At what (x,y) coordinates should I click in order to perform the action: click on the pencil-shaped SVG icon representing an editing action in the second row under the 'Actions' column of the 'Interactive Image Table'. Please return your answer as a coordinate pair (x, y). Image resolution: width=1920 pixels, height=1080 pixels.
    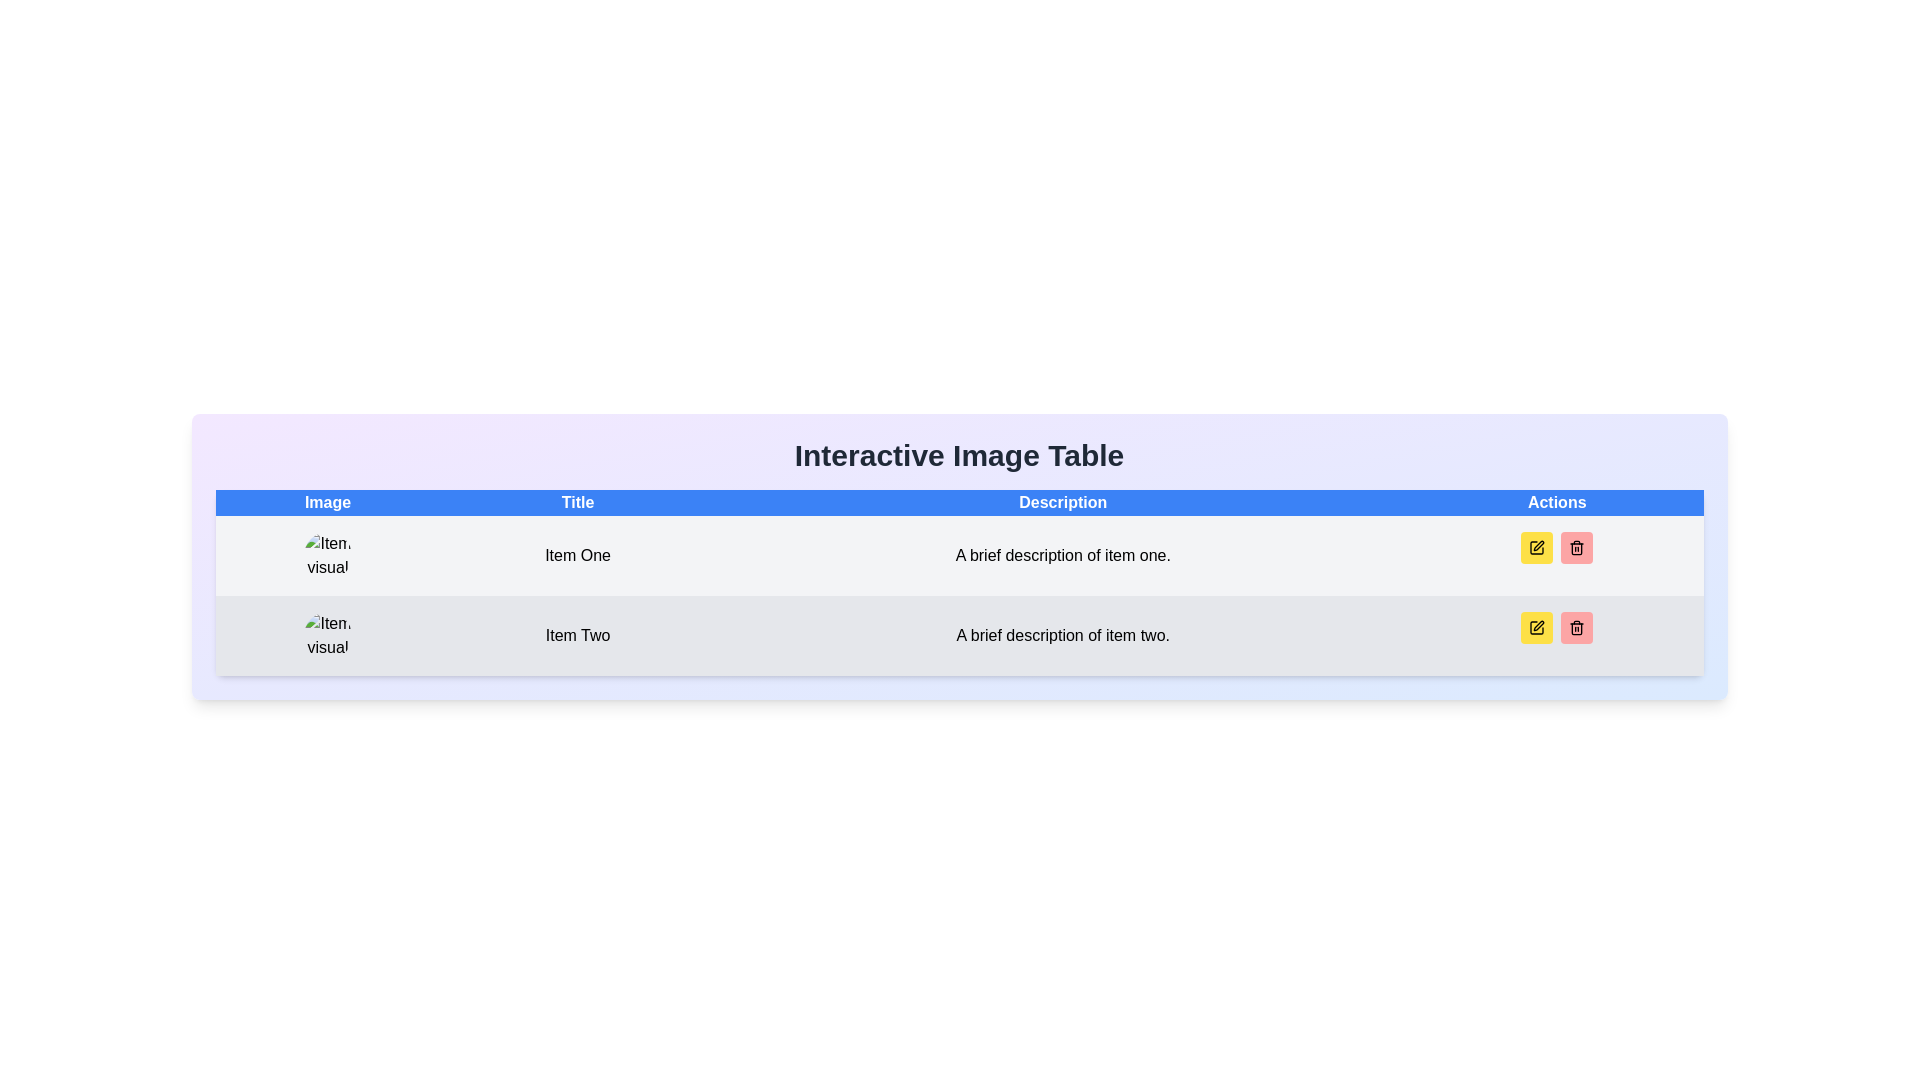
    Looking at the image, I should click on (1538, 546).